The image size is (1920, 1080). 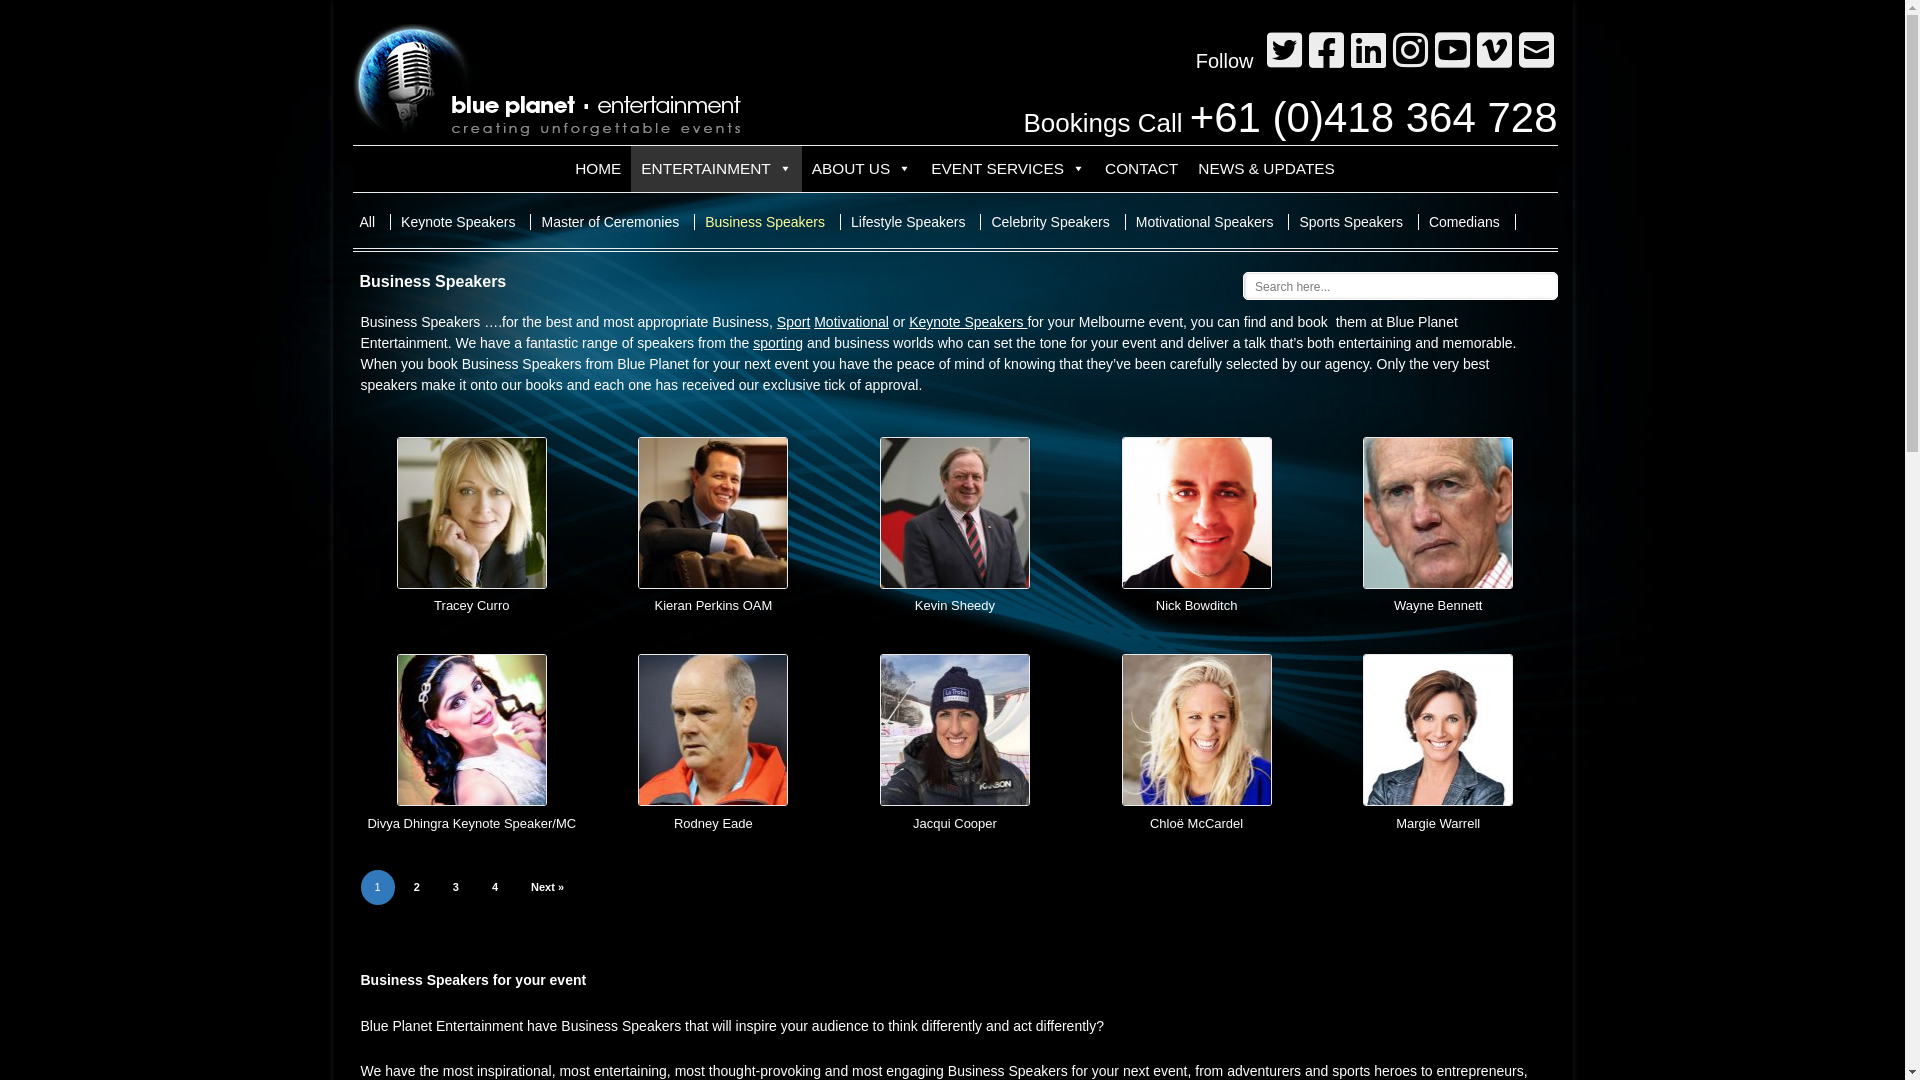 What do you see at coordinates (1437, 523) in the screenshot?
I see `'Wayne Bennett'` at bounding box center [1437, 523].